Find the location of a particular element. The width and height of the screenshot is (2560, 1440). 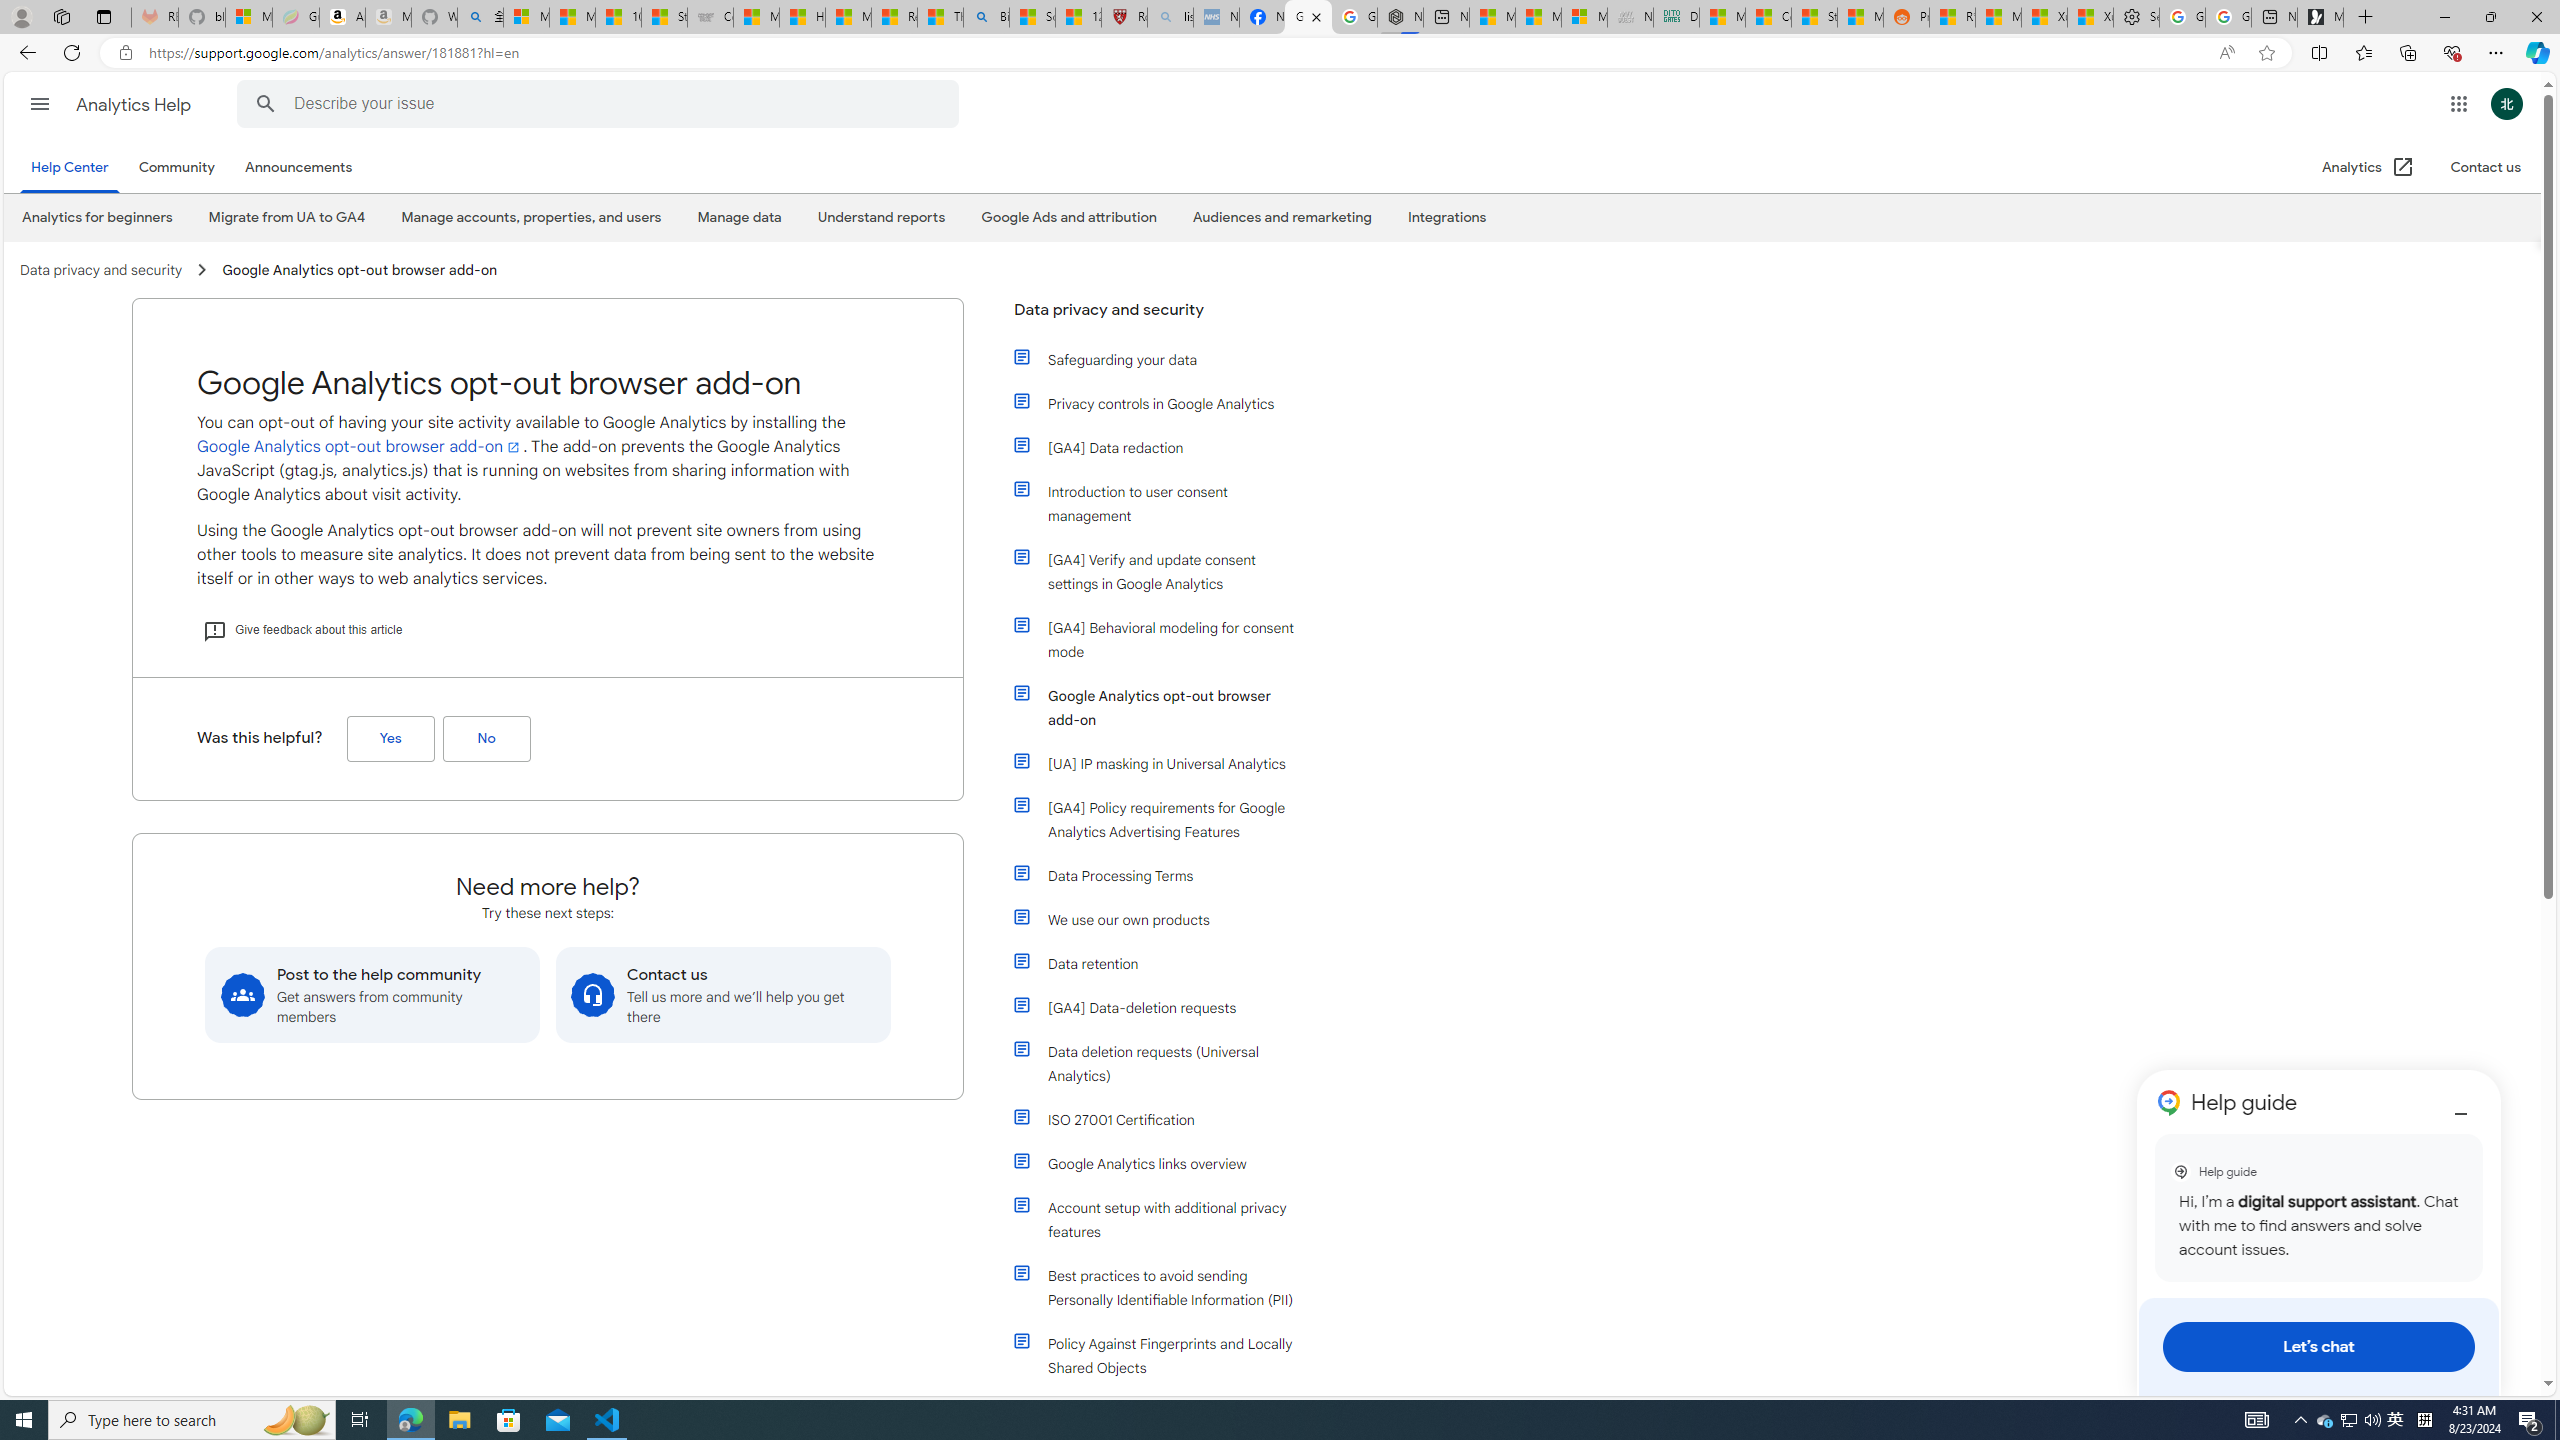

'Announcements' is located at coordinates (297, 166).